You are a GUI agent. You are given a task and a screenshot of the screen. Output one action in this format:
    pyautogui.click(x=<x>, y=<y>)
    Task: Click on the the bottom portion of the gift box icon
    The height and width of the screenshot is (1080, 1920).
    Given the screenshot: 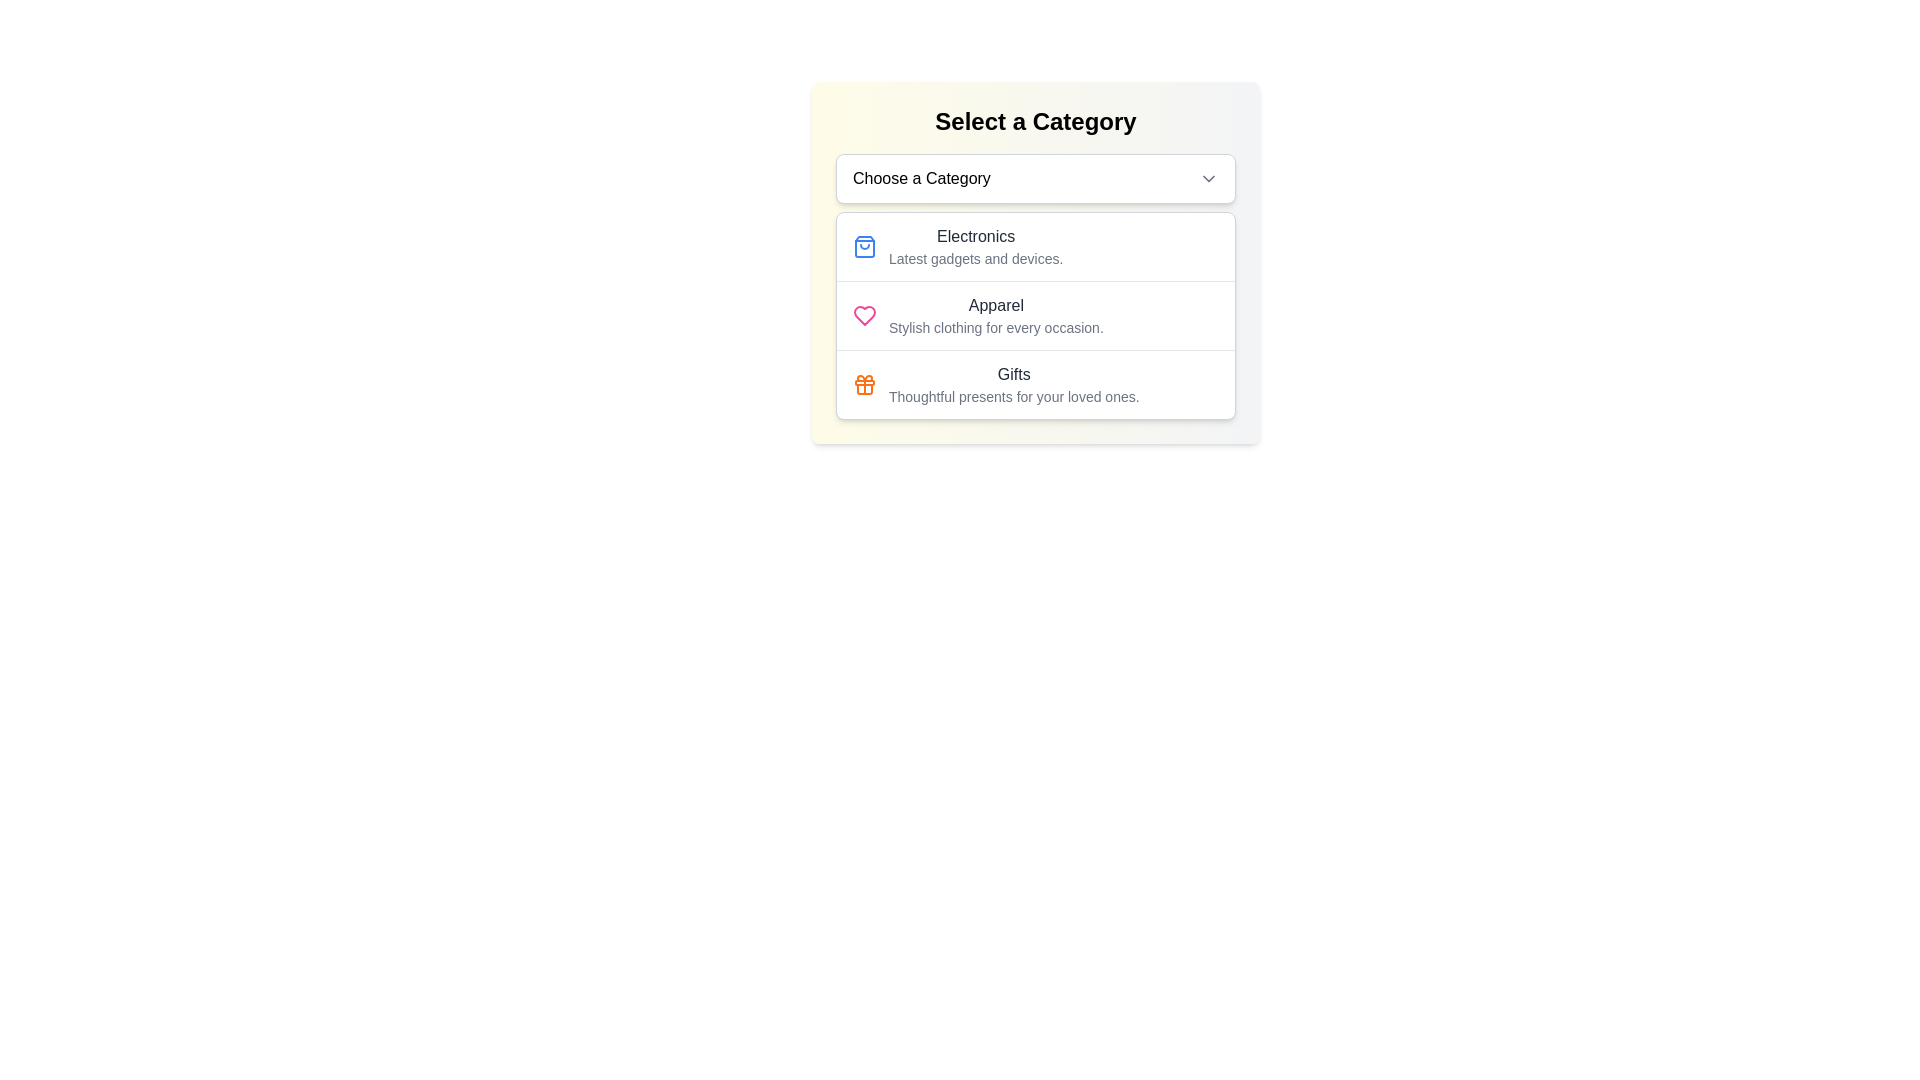 What is the action you would take?
    pyautogui.click(x=864, y=389)
    